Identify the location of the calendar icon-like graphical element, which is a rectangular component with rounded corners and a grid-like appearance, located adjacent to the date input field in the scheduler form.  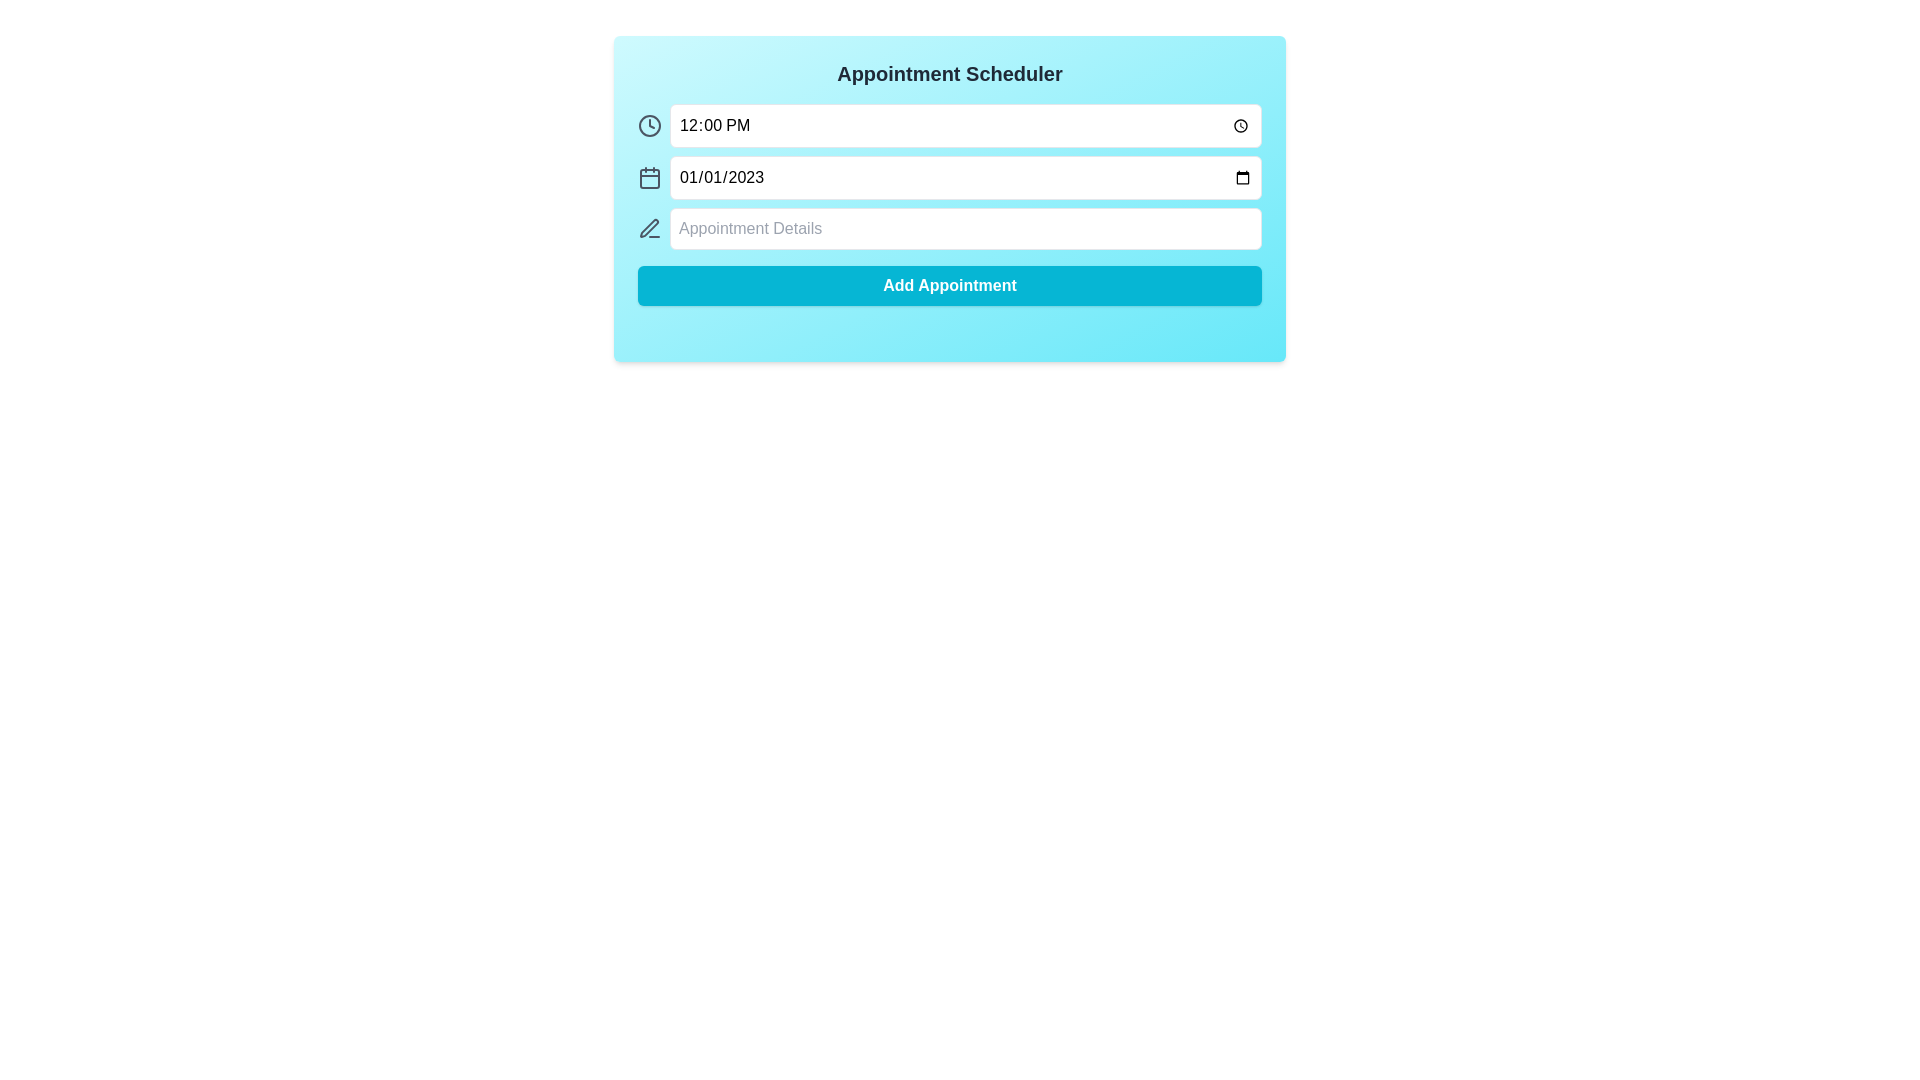
(649, 177).